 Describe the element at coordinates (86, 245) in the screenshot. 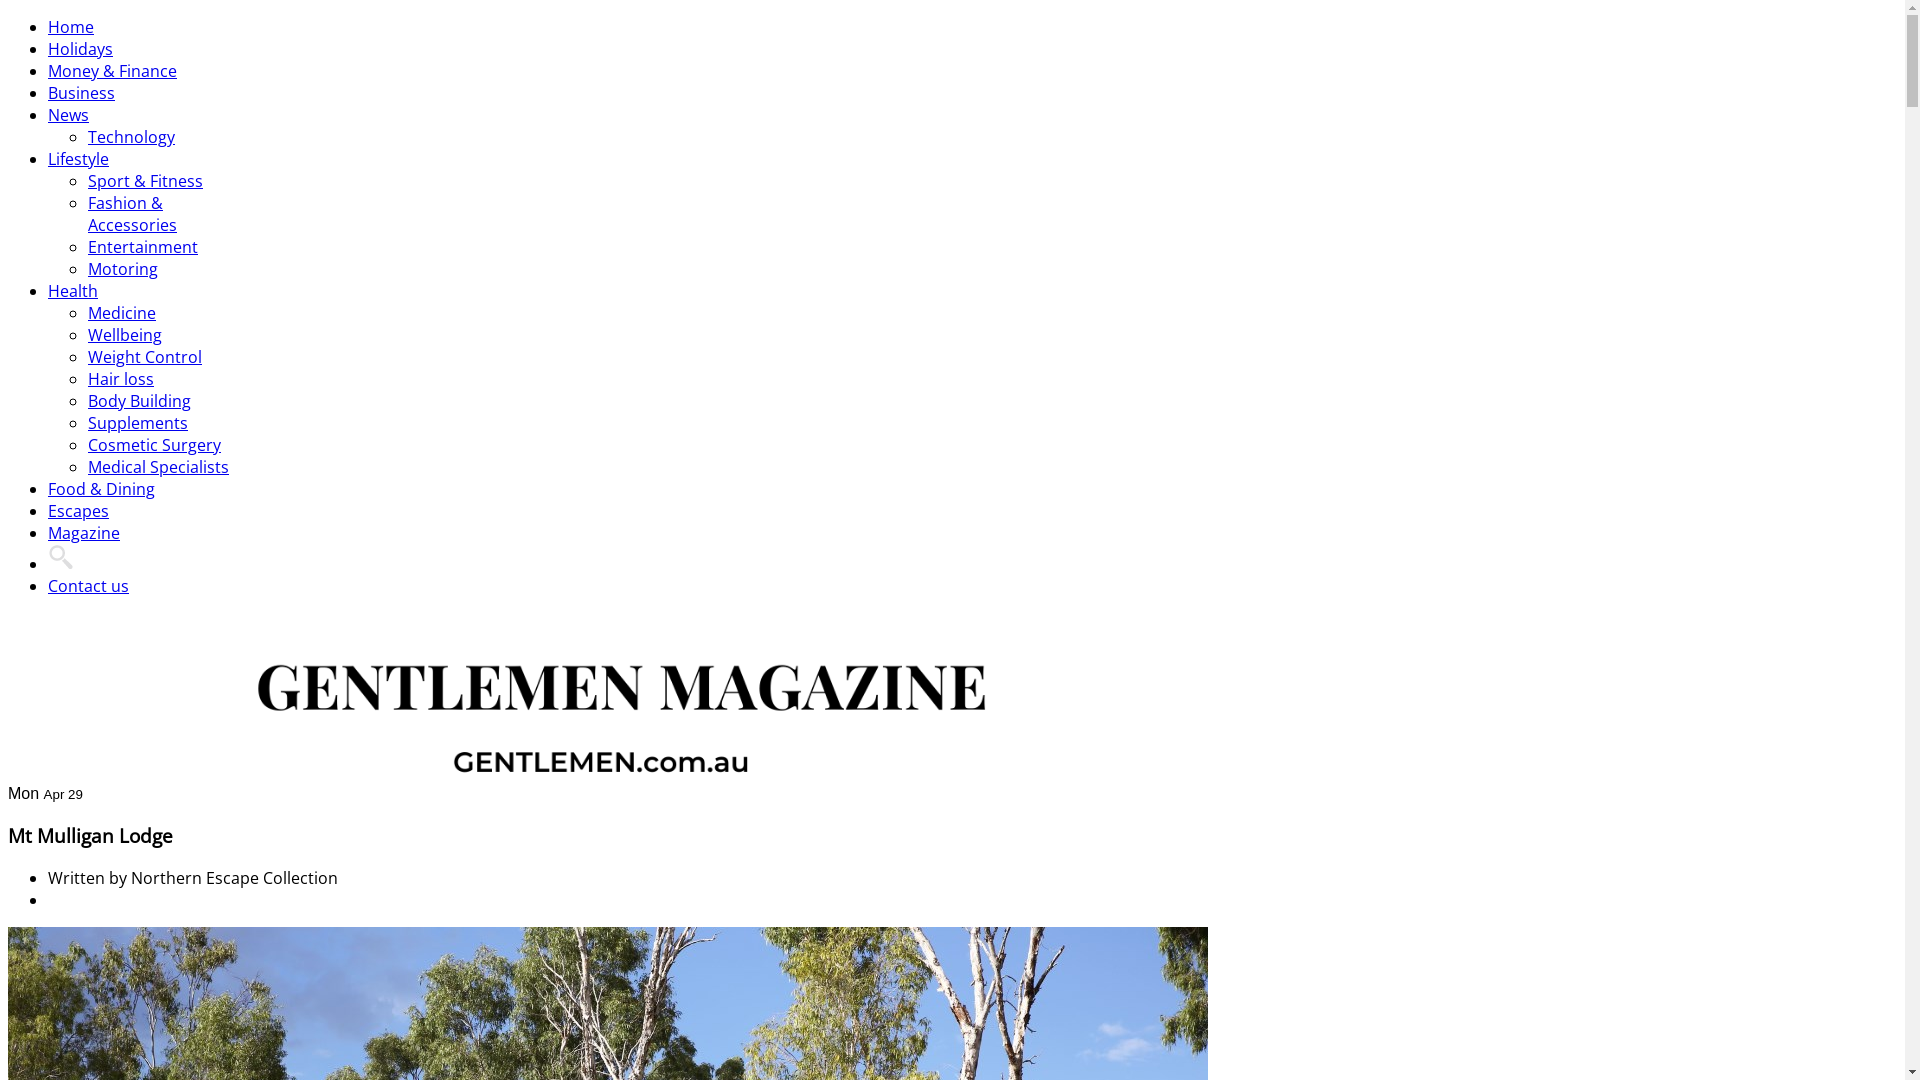

I see `'Entertainment'` at that location.